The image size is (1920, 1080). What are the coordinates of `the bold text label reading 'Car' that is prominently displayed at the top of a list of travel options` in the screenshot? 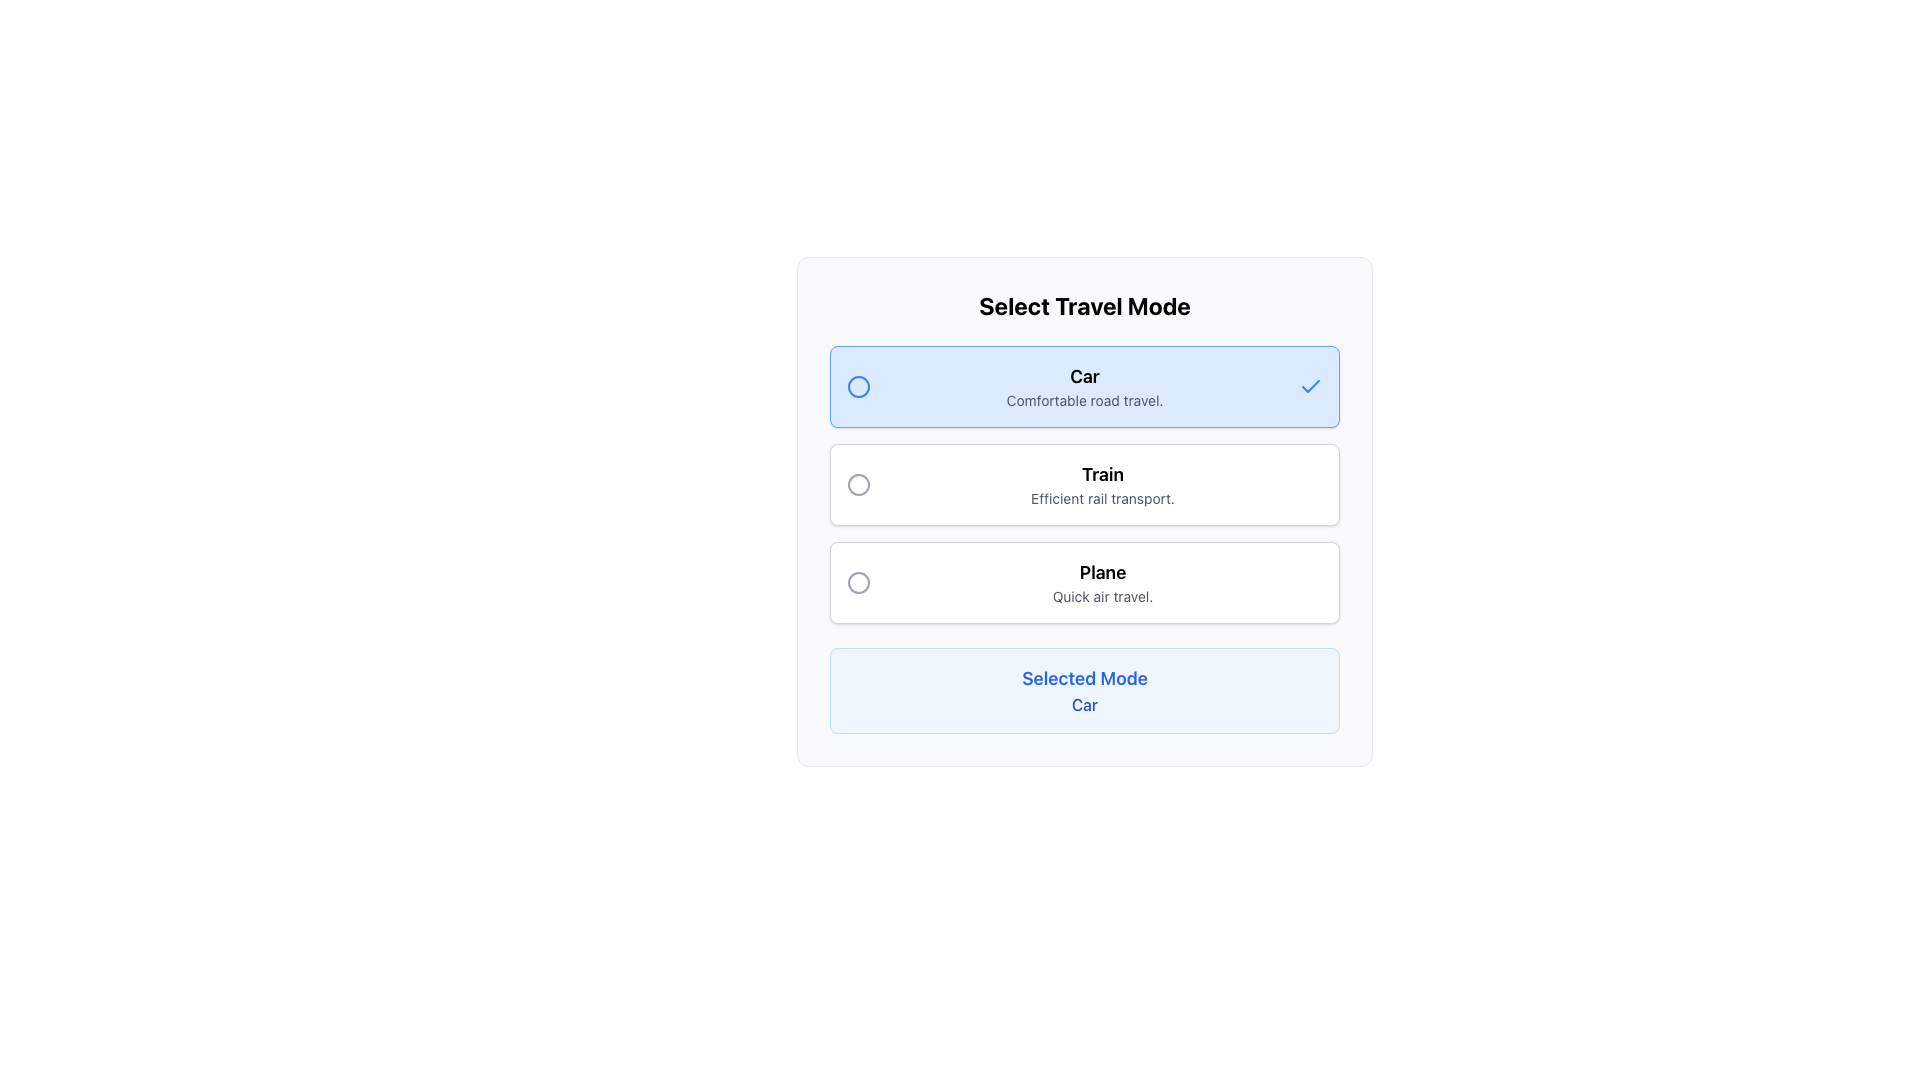 It's located at (1083, 377).